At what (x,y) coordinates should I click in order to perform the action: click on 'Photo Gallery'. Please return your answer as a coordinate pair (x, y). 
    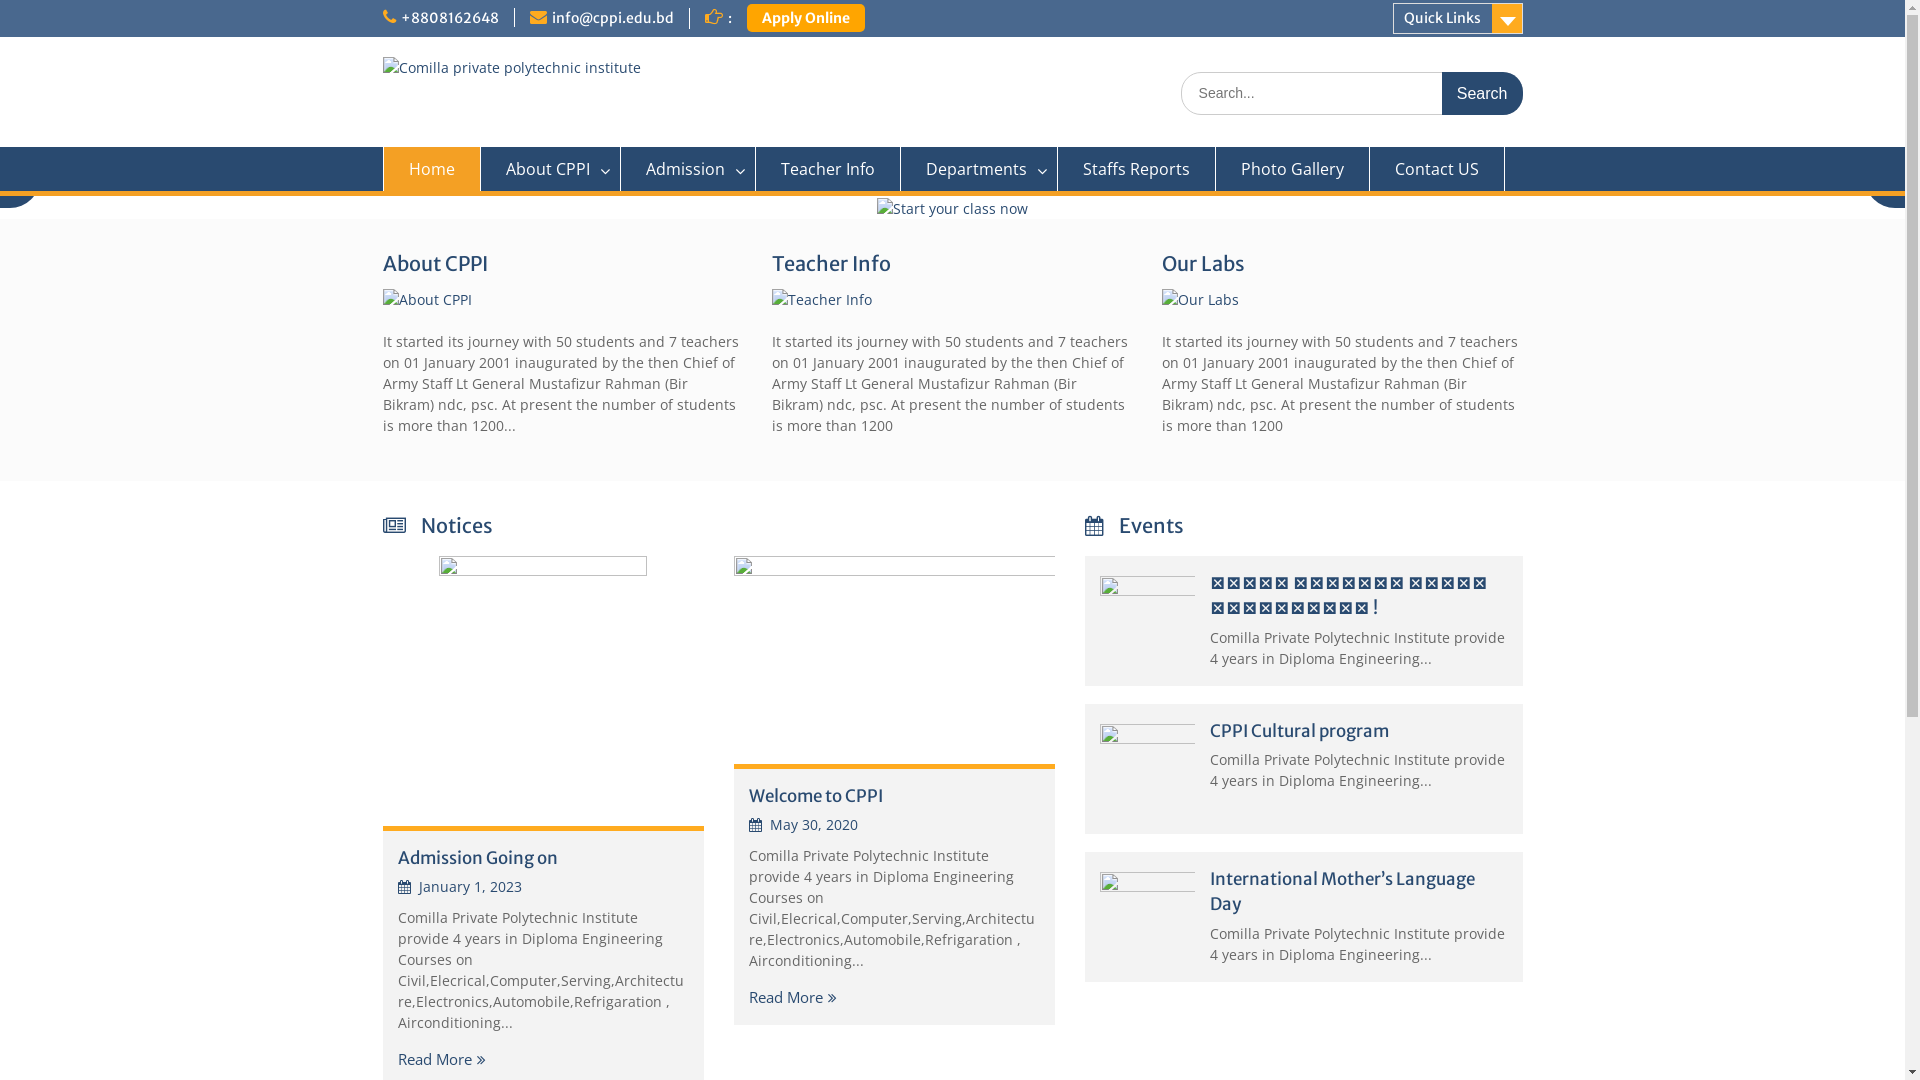
    Looking at the image, I should click on (1292, 168).